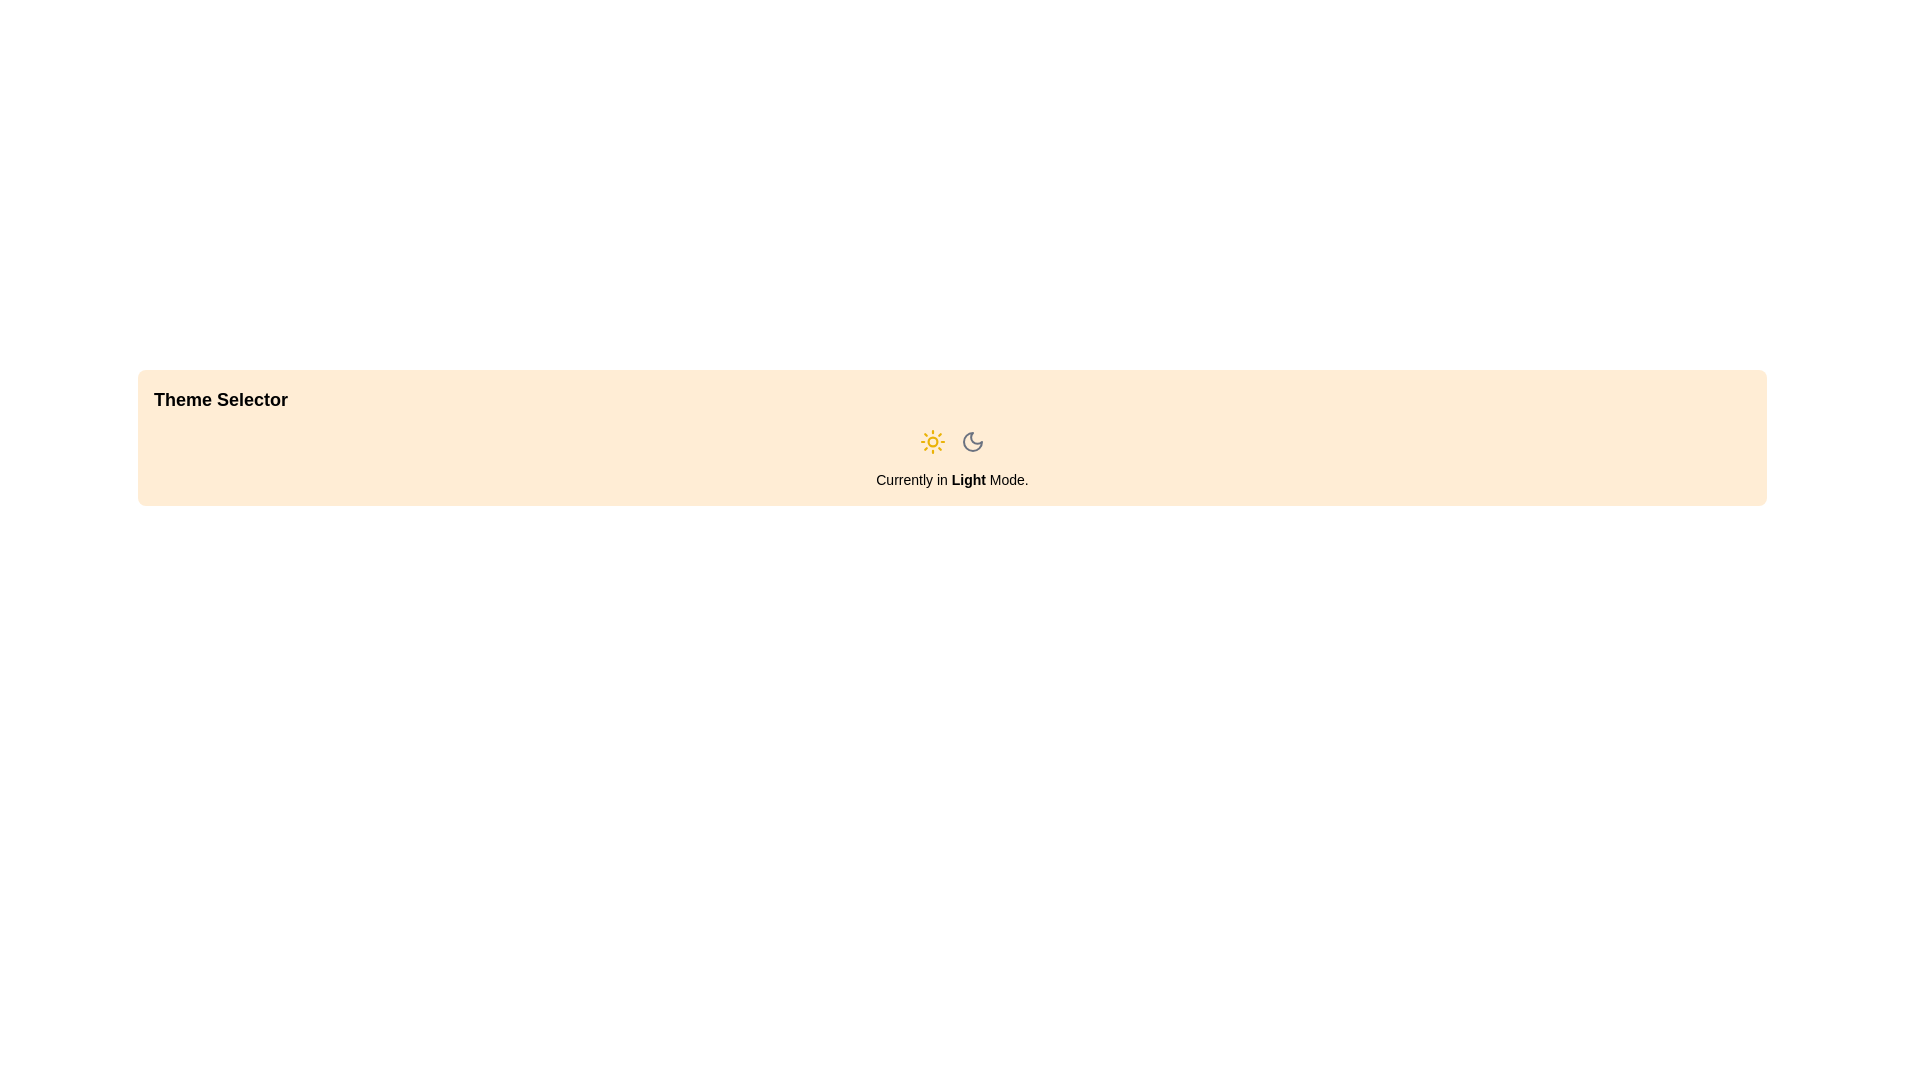 The width and height of the screenshot is (1920, 1080). Describe the element at coordinates (972, 441) in the screenshot. I see `the button to set the theme to Dark` at that location.